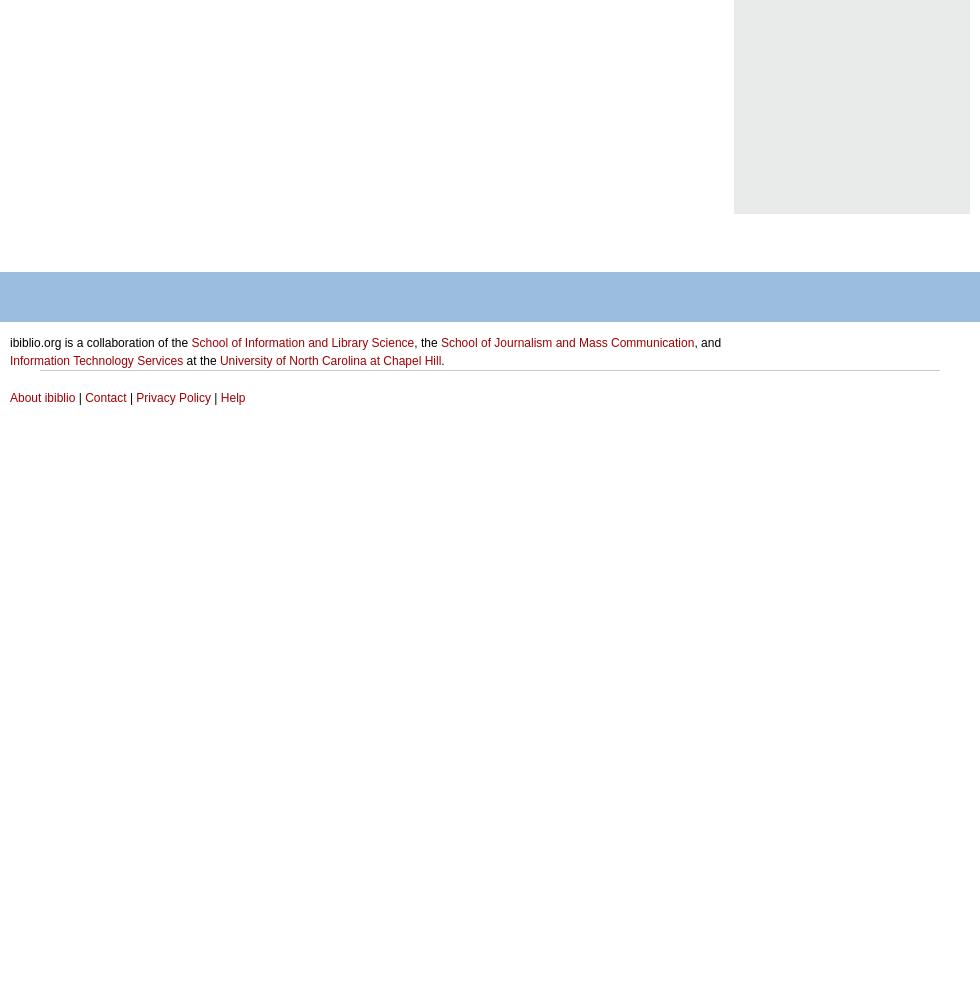 The width and height of the screenshot is (980, 1000). I want to click on 'School of Information and Library Science', so click(302, 342).